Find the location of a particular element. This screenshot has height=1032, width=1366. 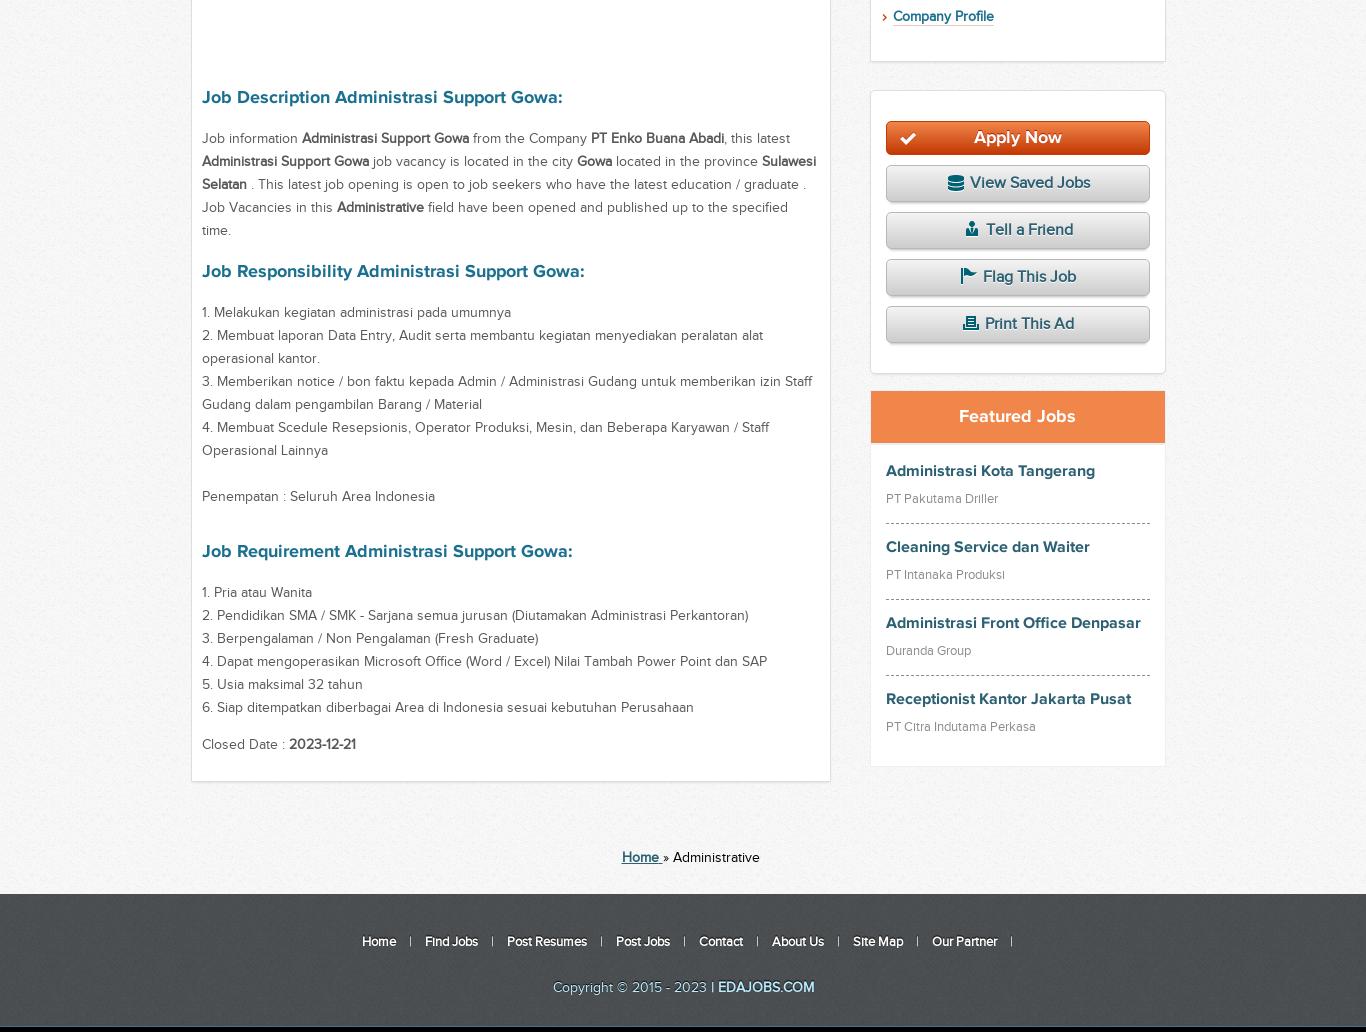

'About Us' is located at coordinates (797, 941).